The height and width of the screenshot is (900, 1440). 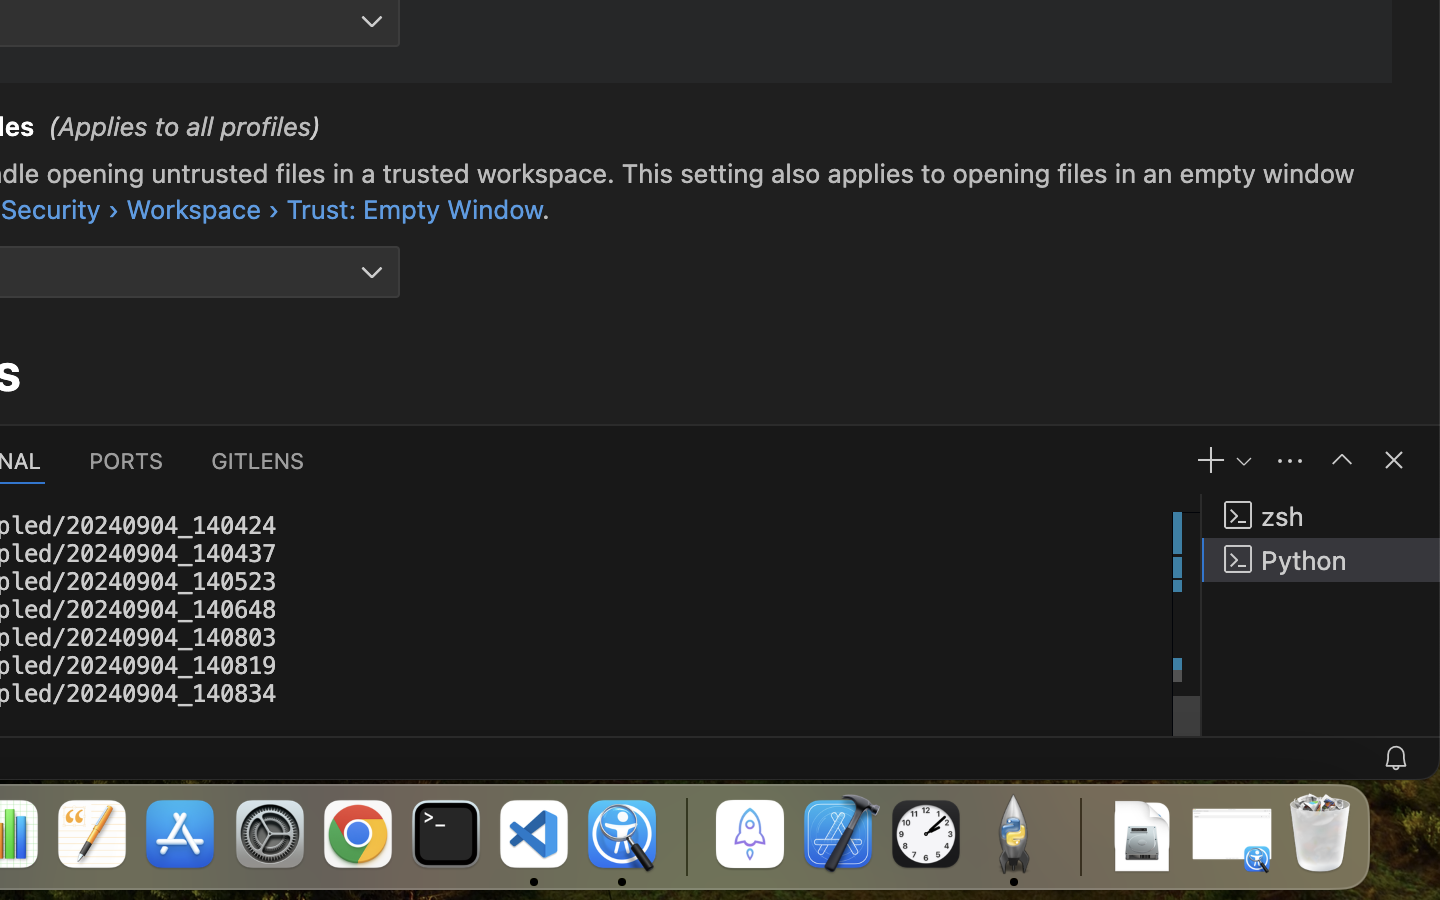 What do you see at coordinates (258, 458) in the screenshot?
I see `'0 GITLENS'` at bounding box center [258, 458].